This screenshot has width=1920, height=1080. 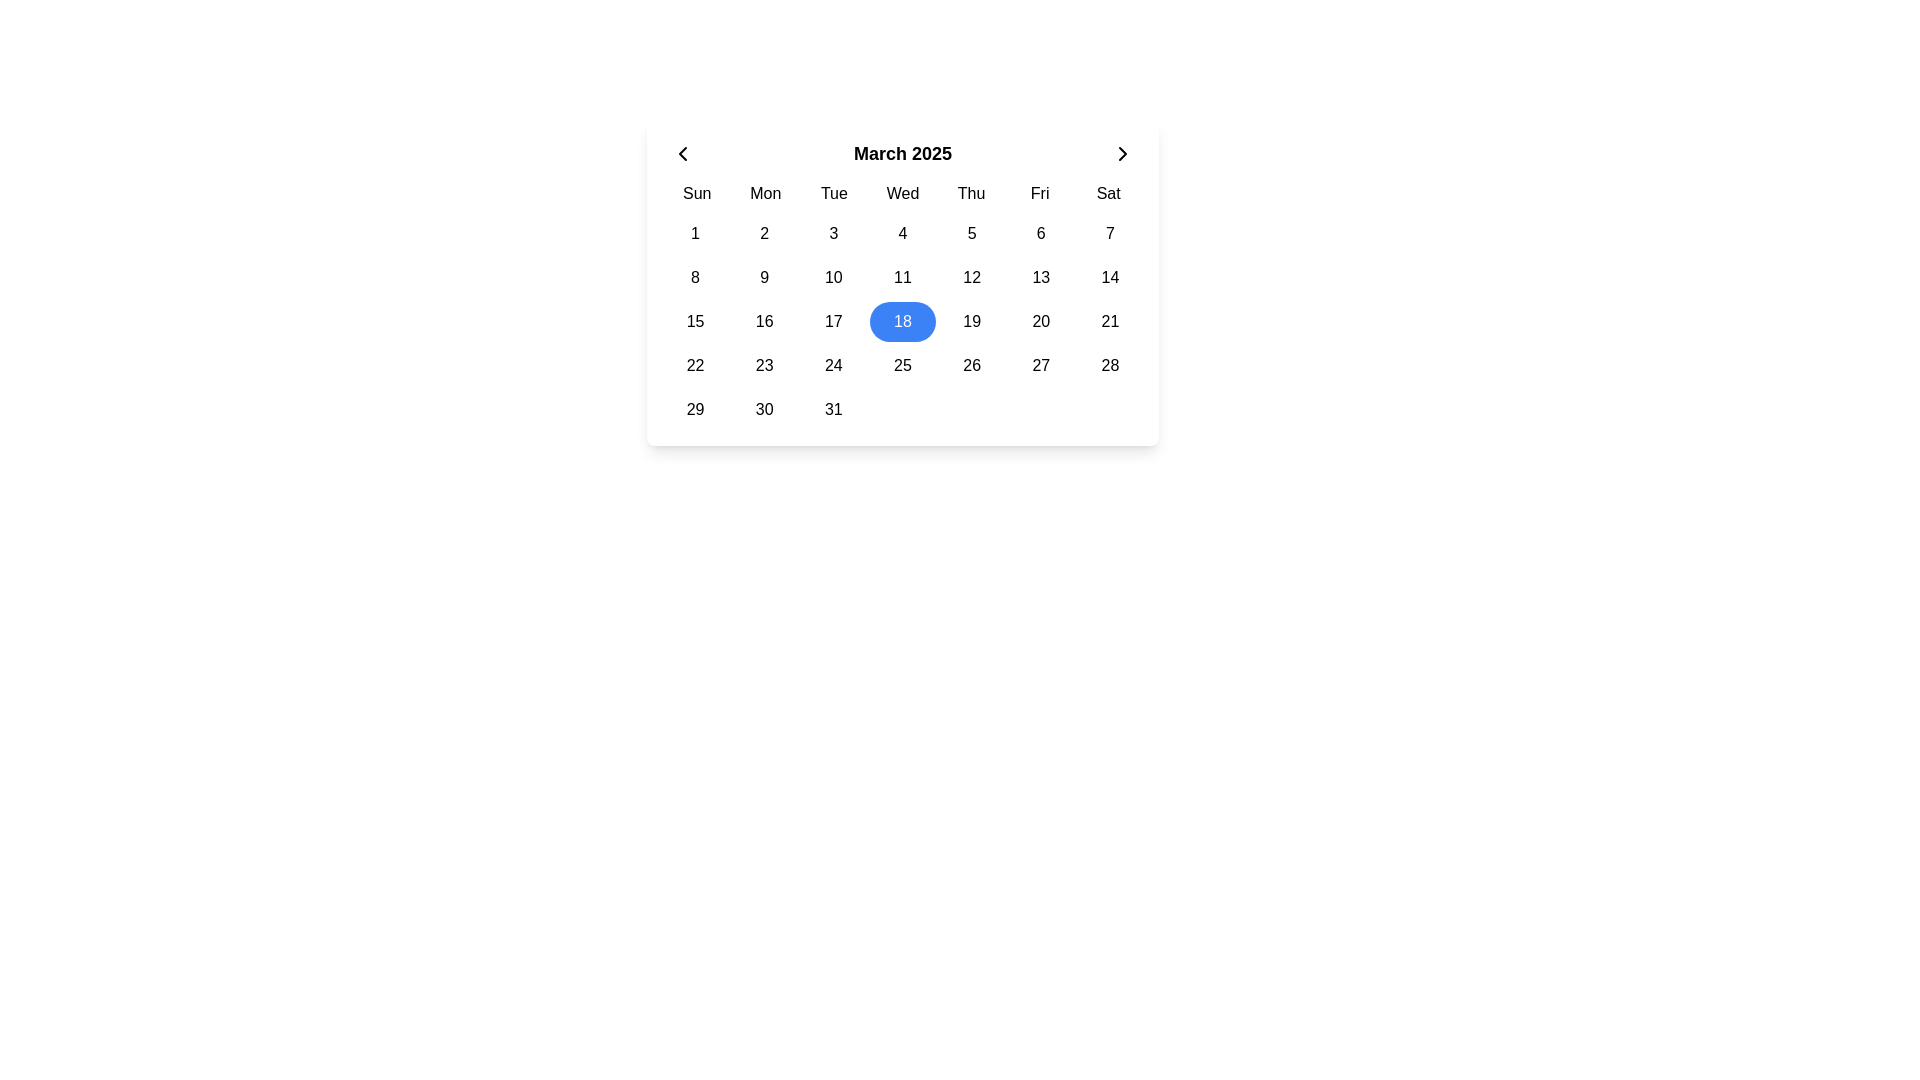 What do you see at coordinates (901, 366) in the screenshot?
I see `the button displaying the number '25' located in the sixth row and fourth column of the calendar grid` at bounding box center [901, 366].